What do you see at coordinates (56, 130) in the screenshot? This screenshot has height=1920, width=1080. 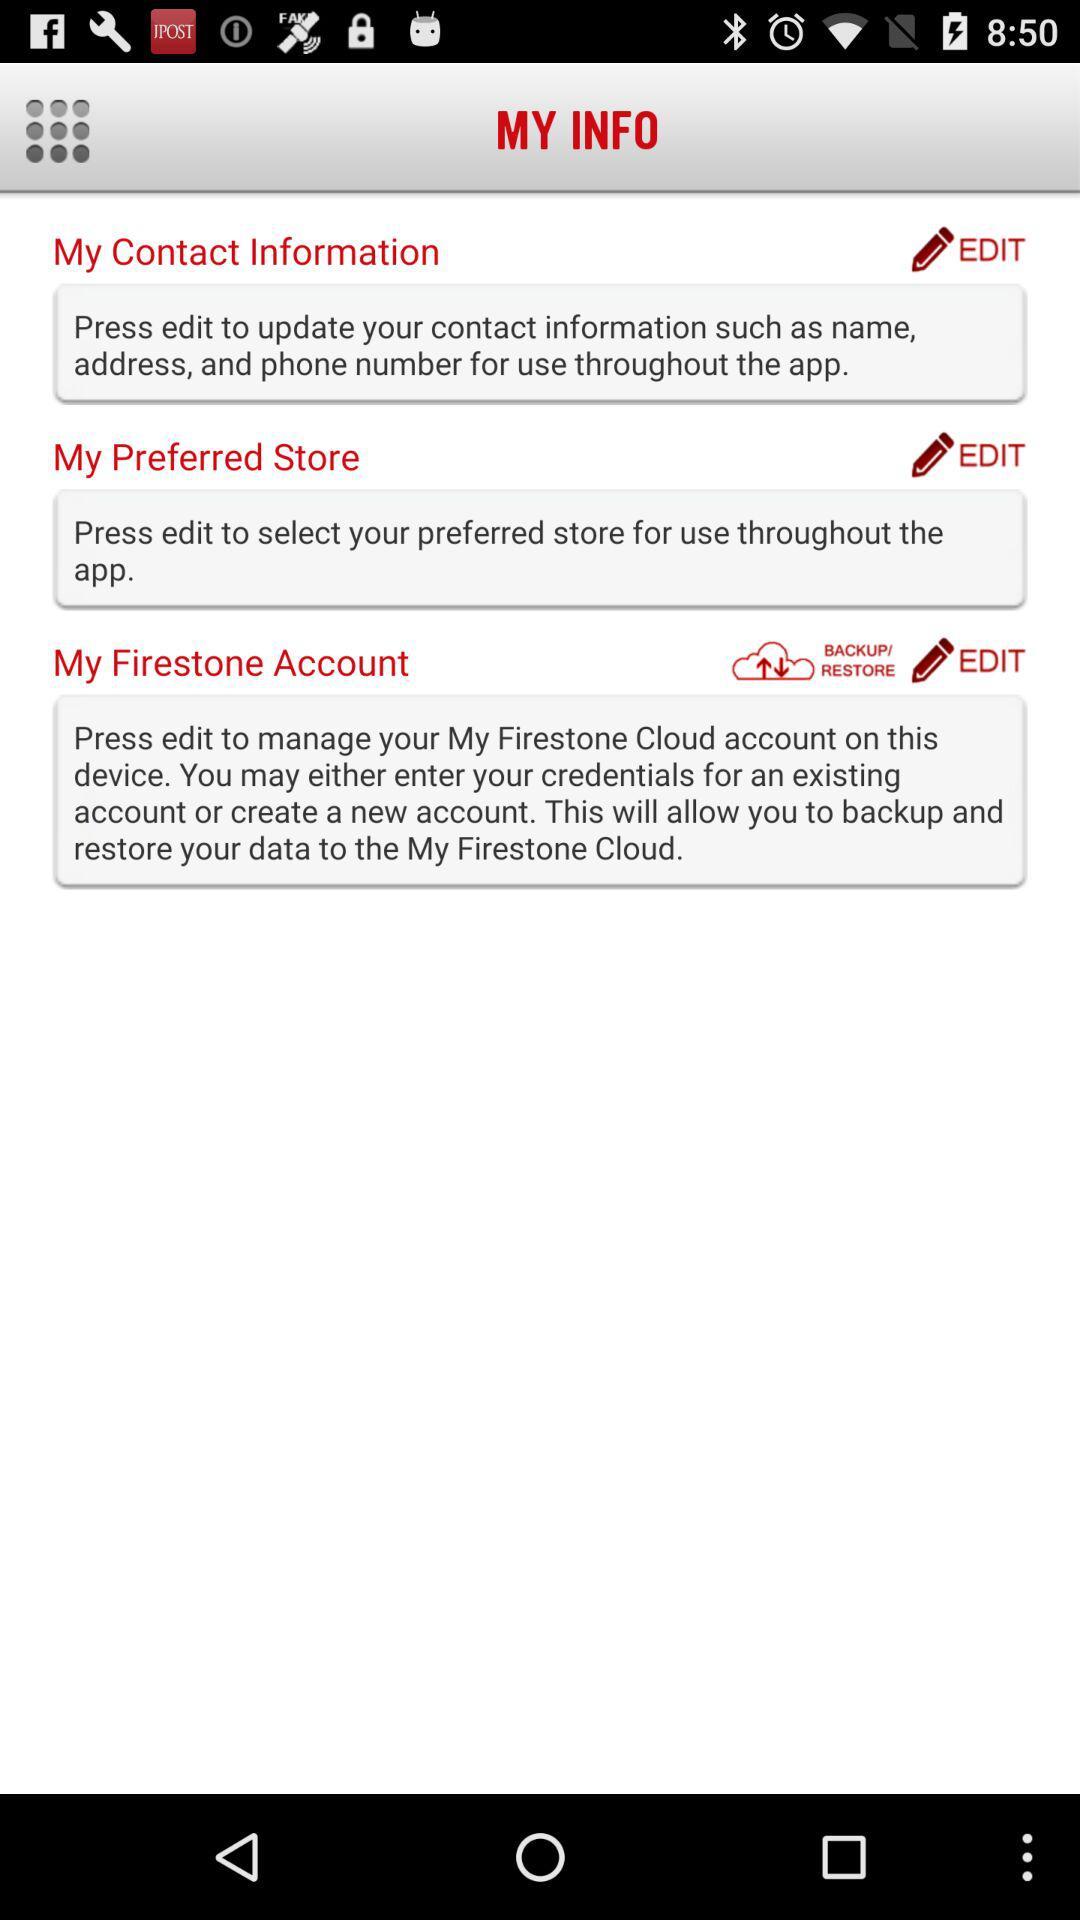 I see `item next to my info item` at bounding box center [56, 130].